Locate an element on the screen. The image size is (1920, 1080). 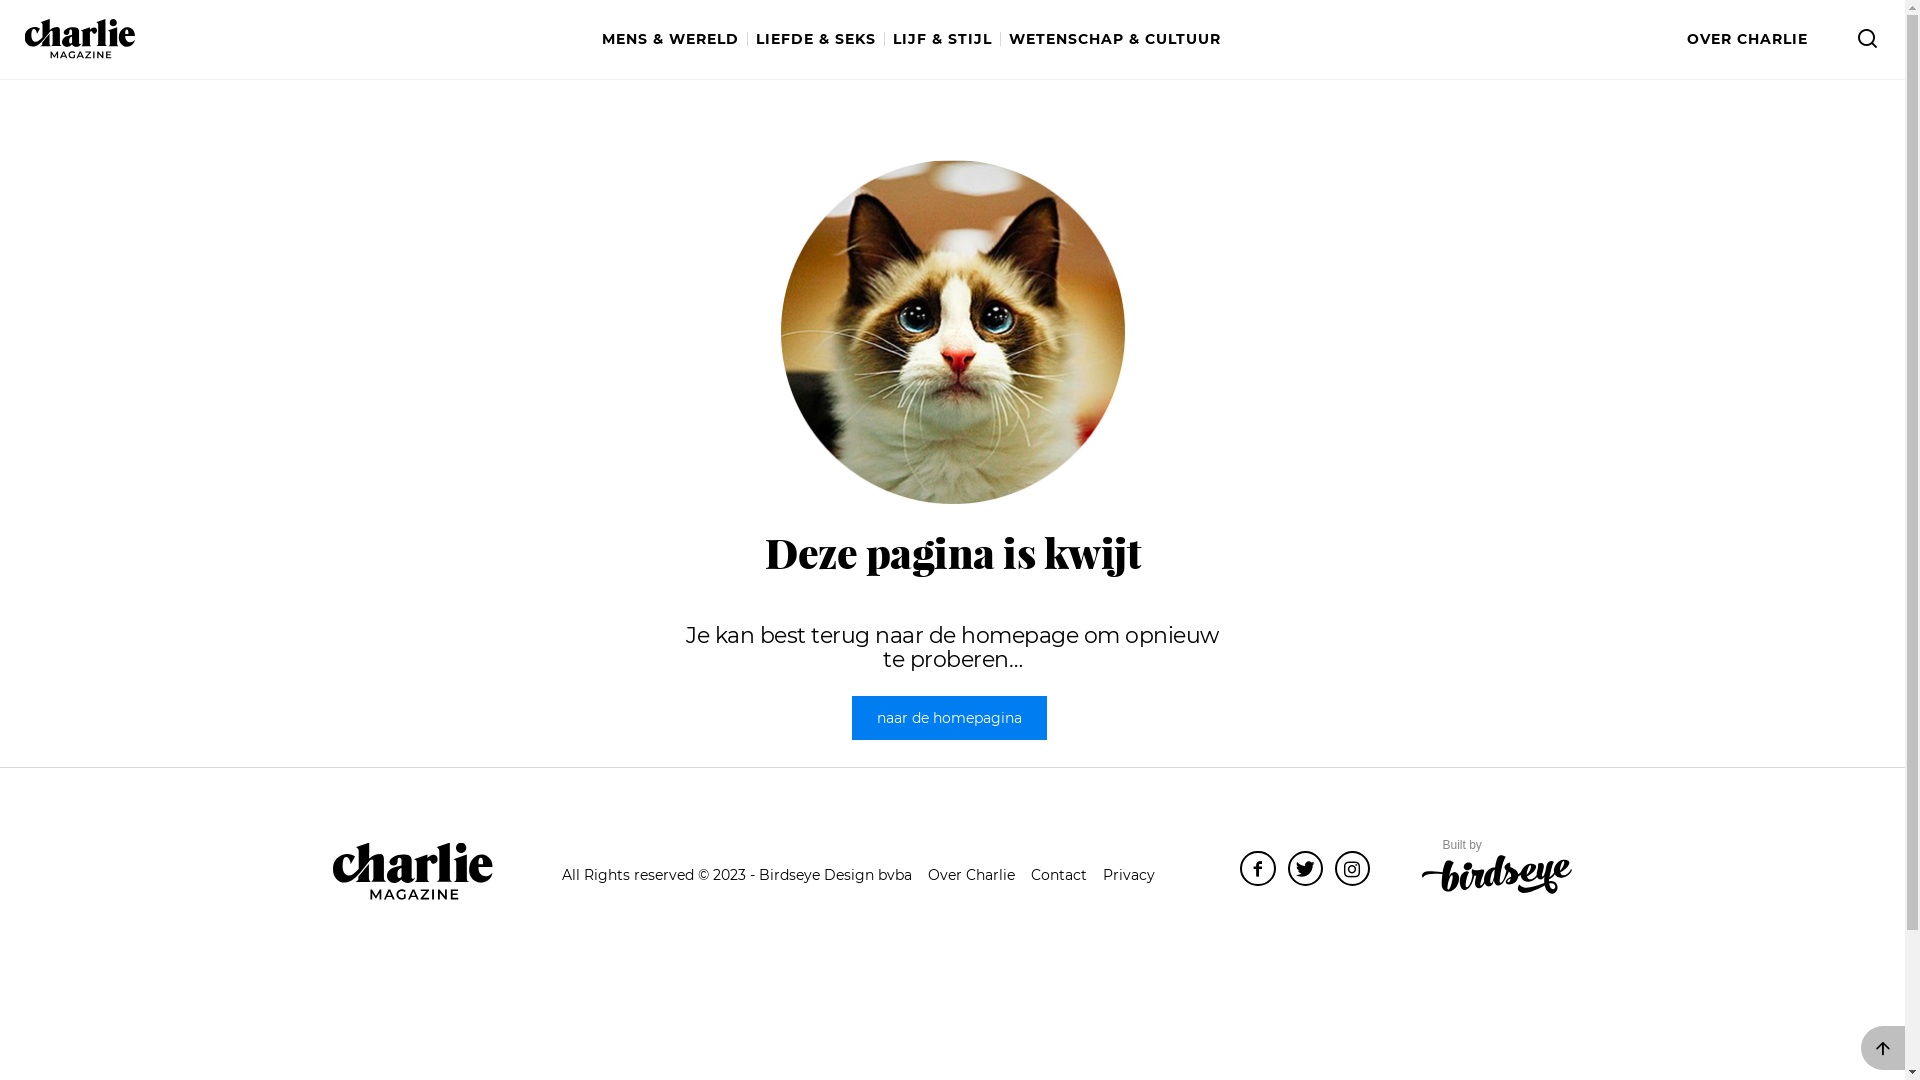
'Built by' is located at coordinates (1497, 867).